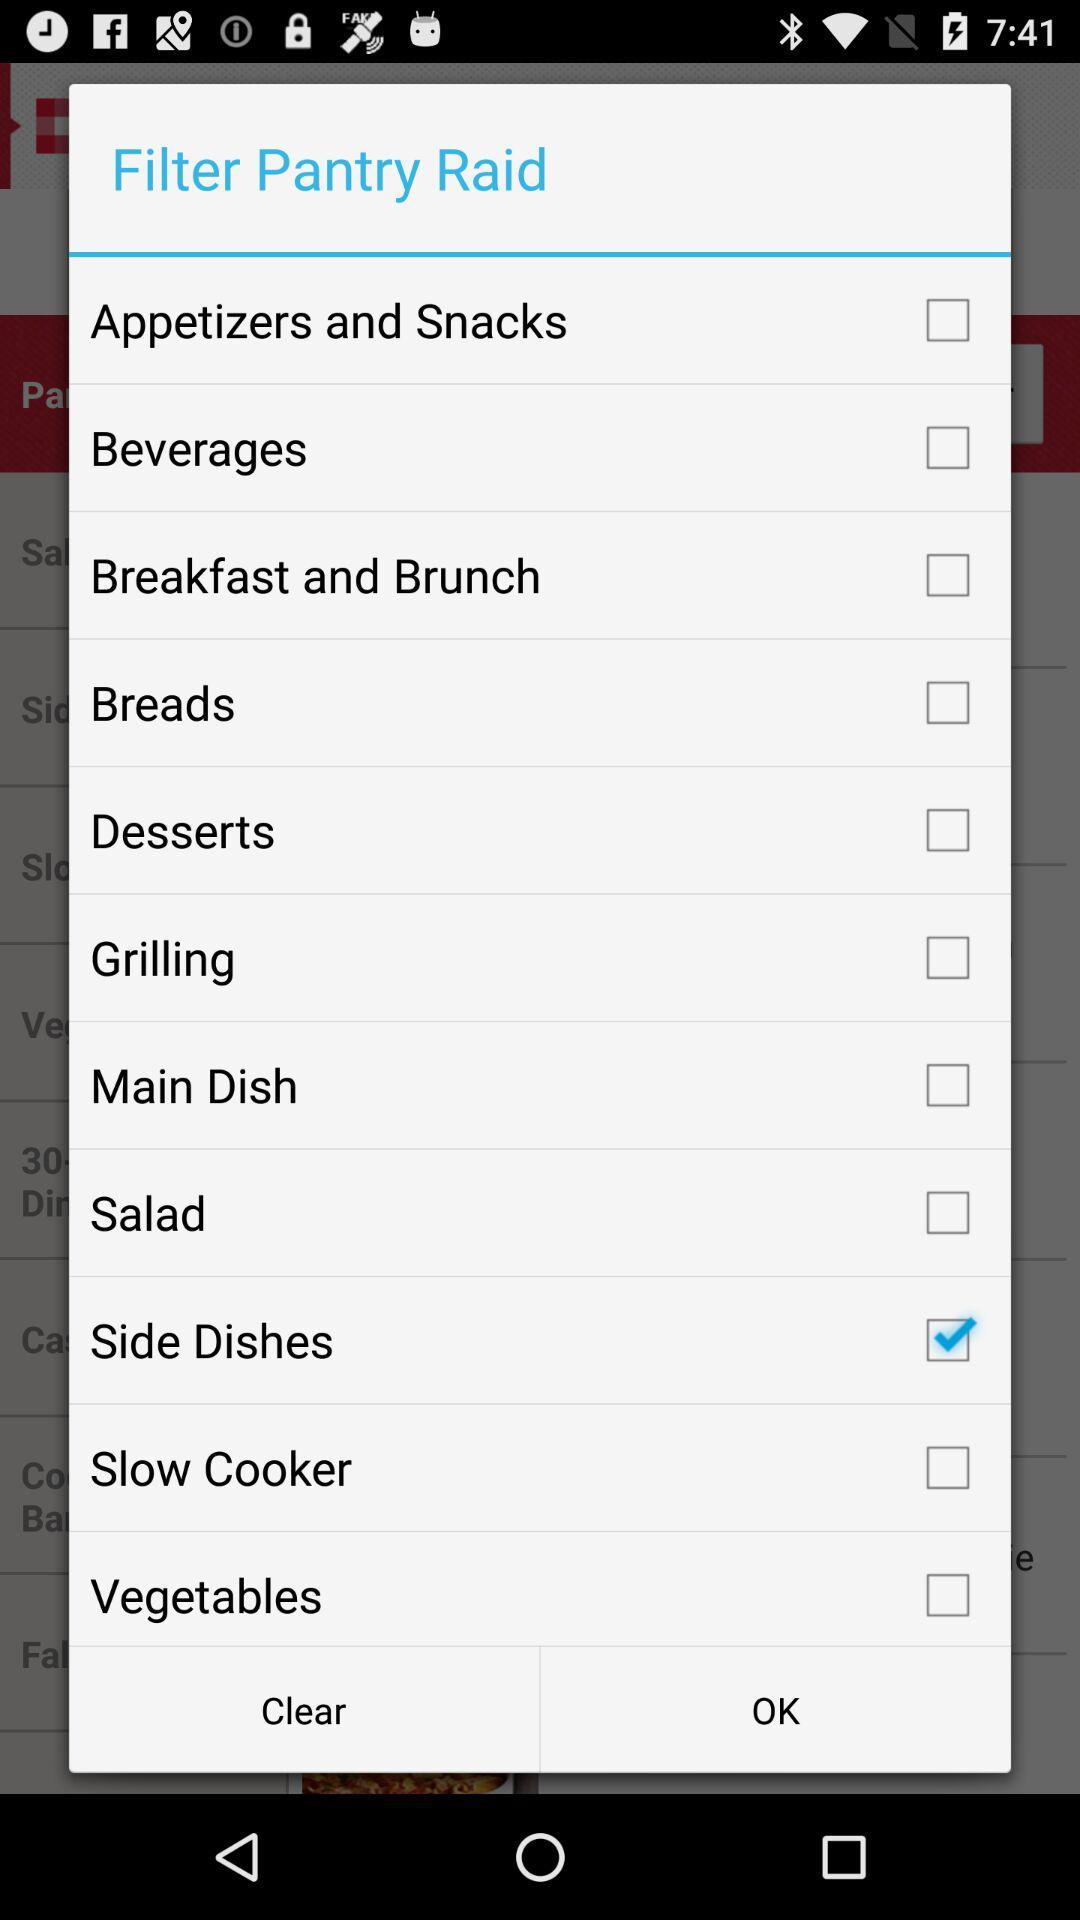  What do you see at coordinates (540, 446) in the screenshot?
I see `icon above breakfast and brunch checkbox` at bounding box center [540, 446].